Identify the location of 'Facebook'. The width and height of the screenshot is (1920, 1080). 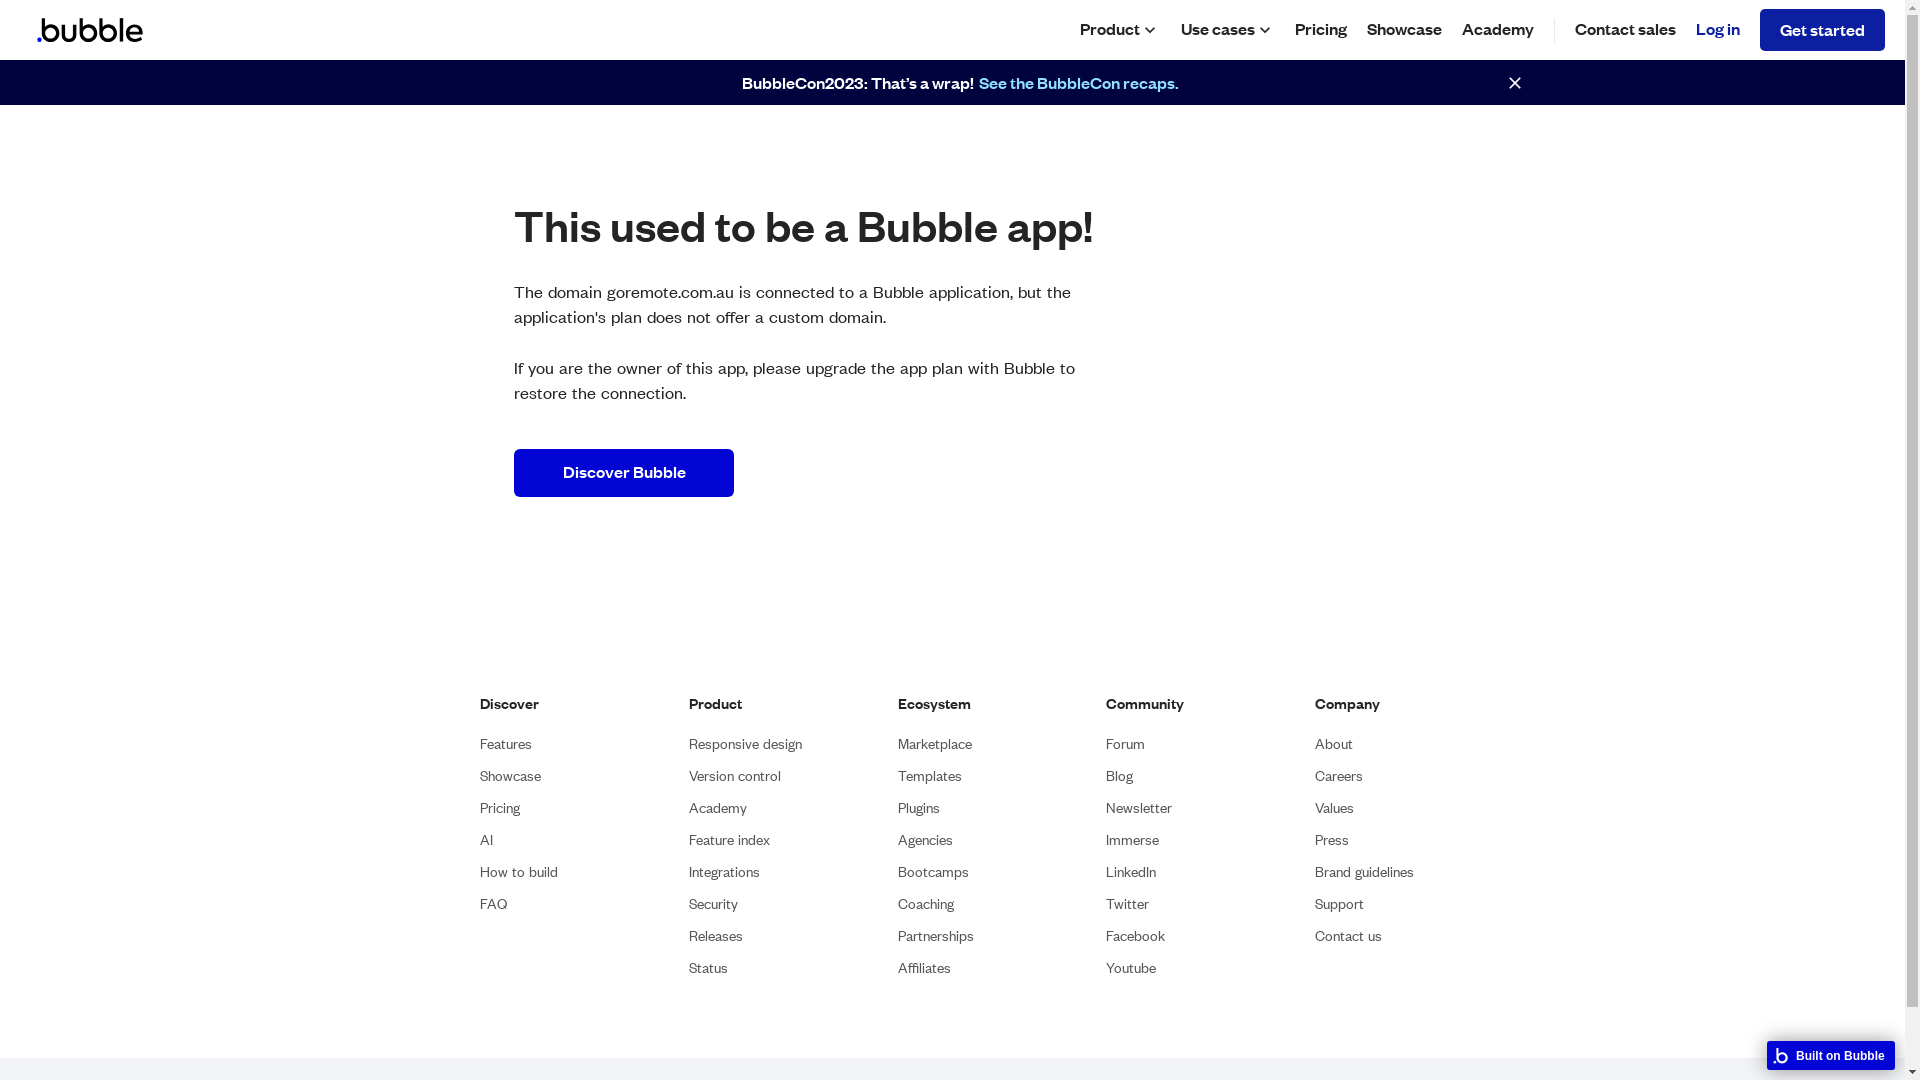
(1104, 935).